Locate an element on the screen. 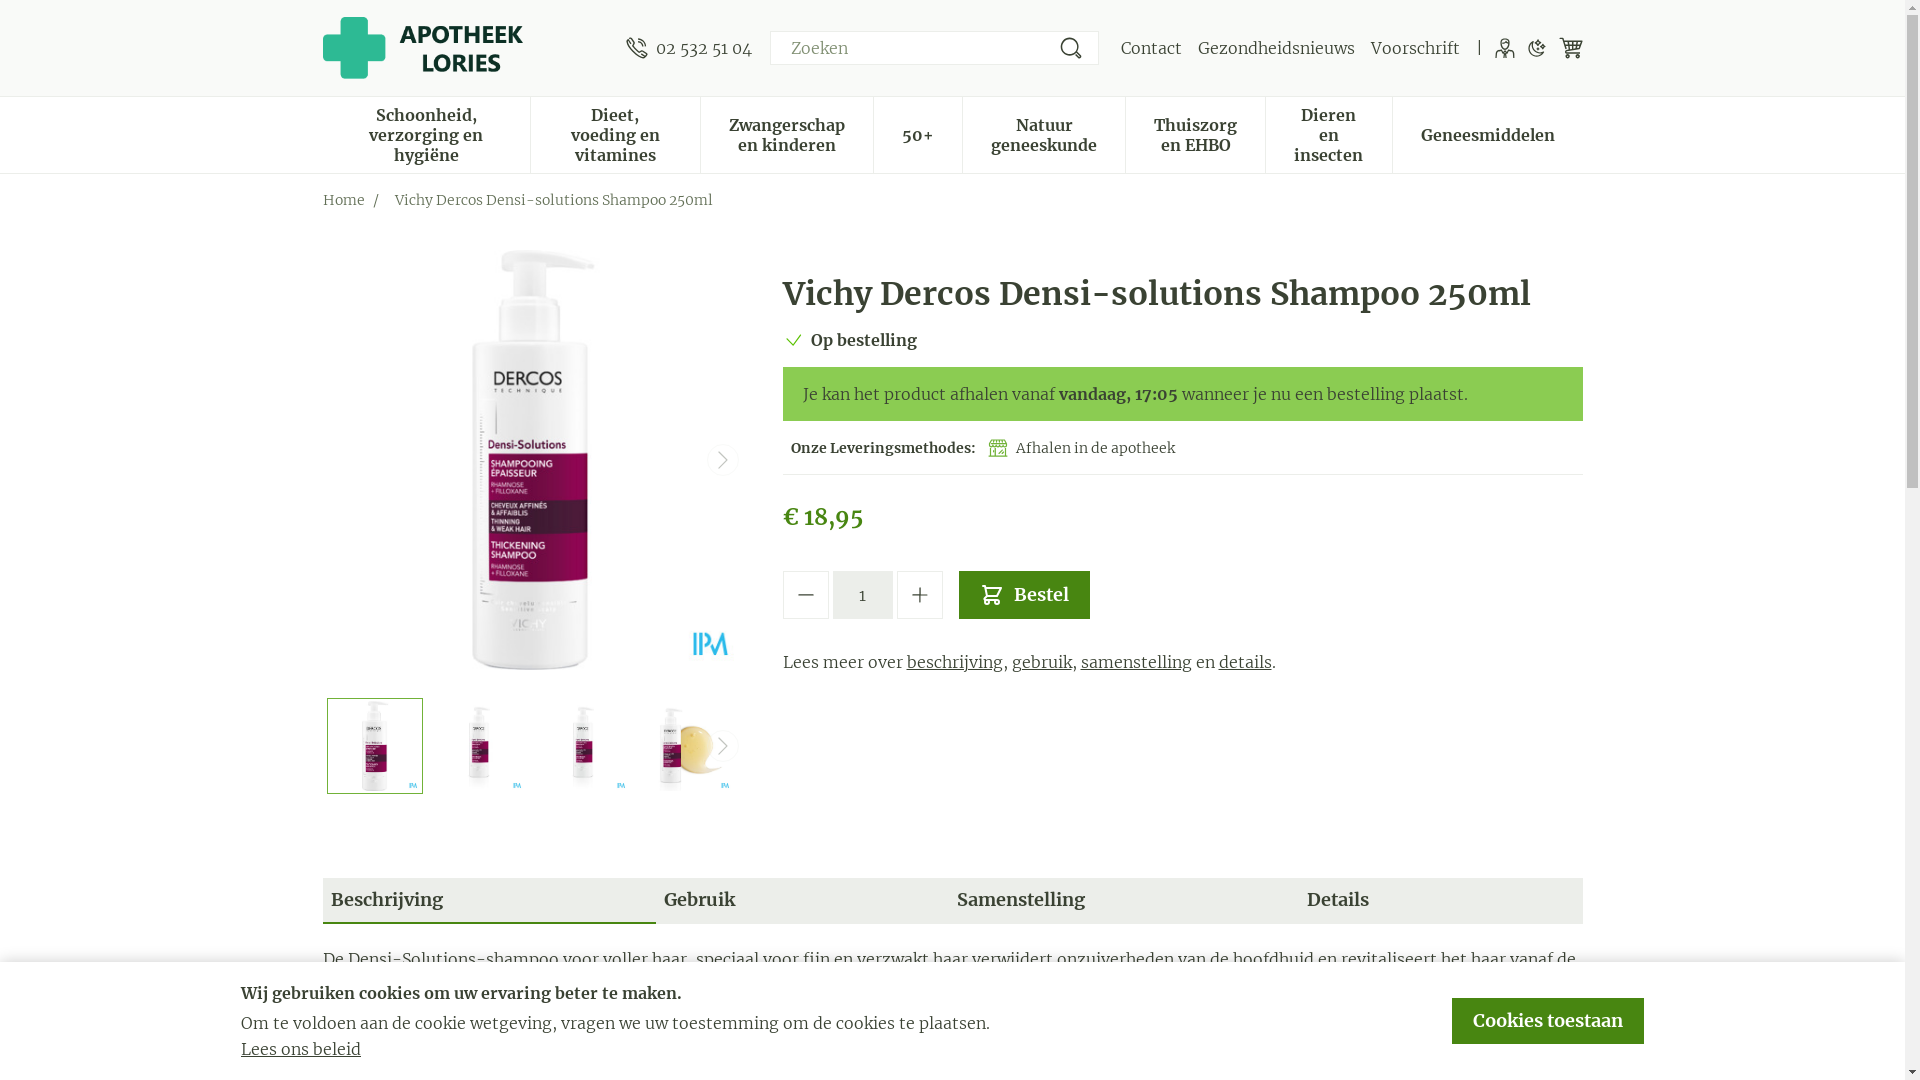  'Lees ons beleid' is located at coordinates (300, 1048).